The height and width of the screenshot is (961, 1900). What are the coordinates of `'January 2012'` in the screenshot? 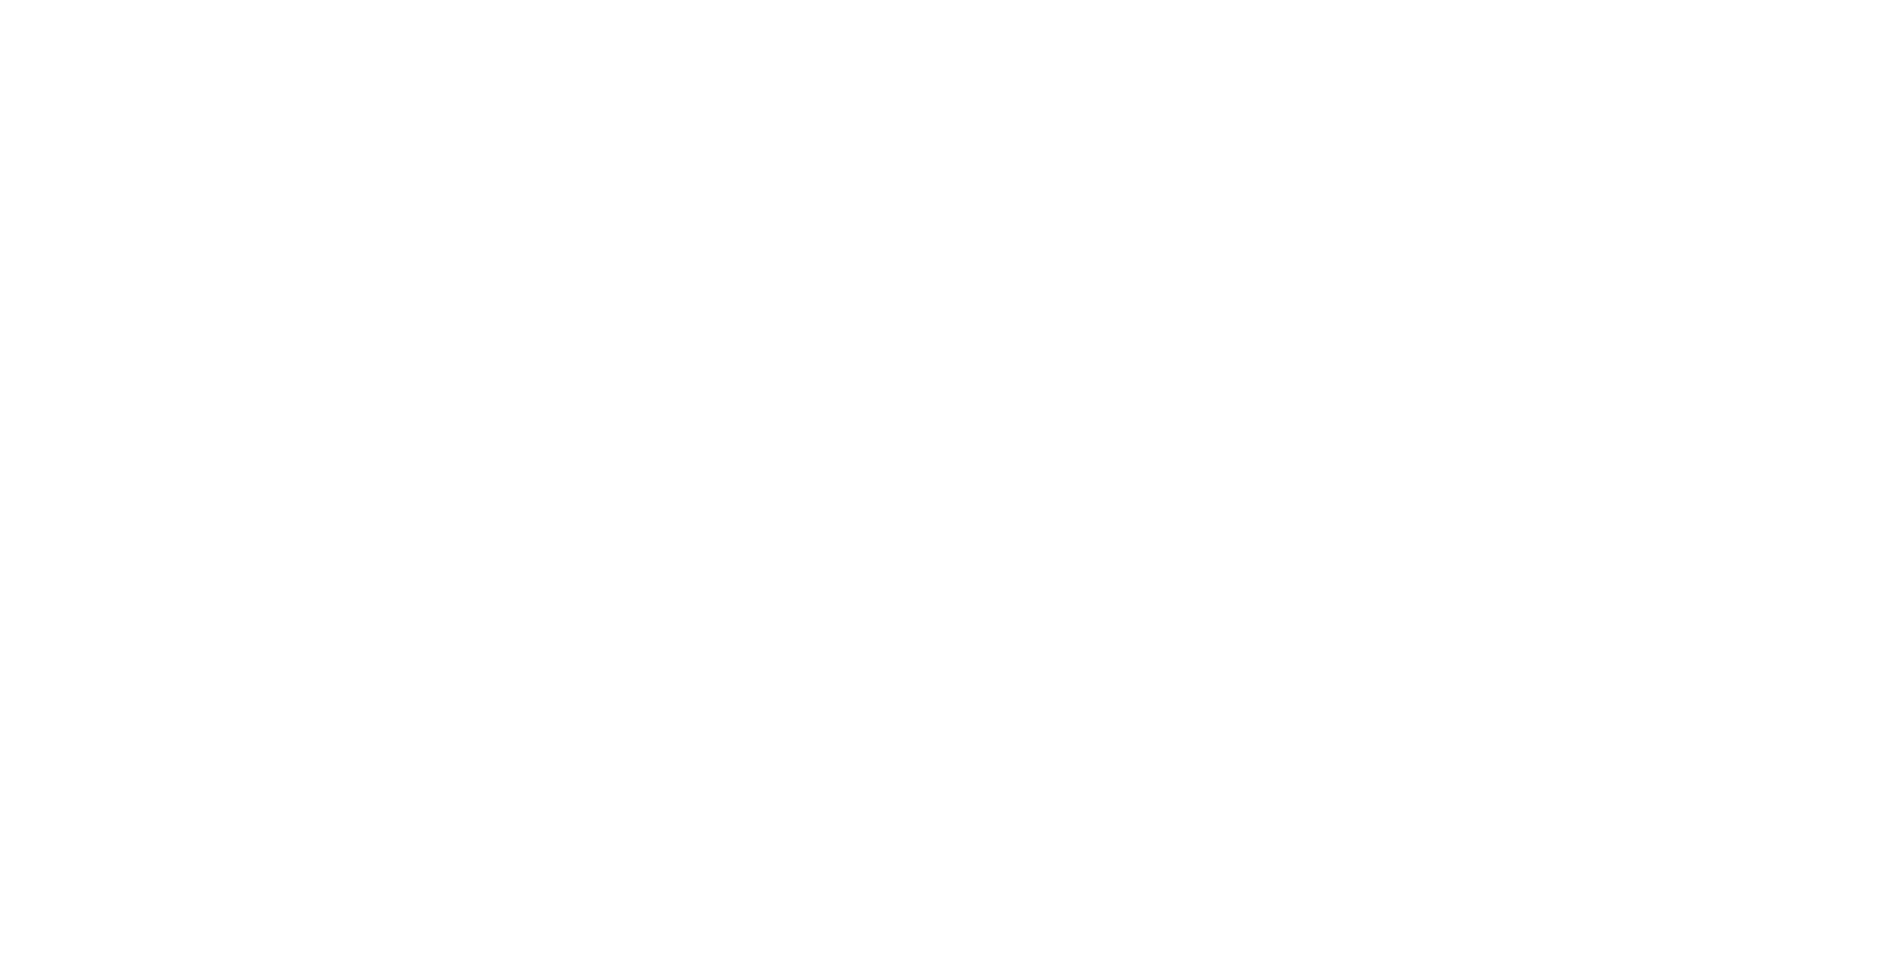 It's located at (1249, 562).